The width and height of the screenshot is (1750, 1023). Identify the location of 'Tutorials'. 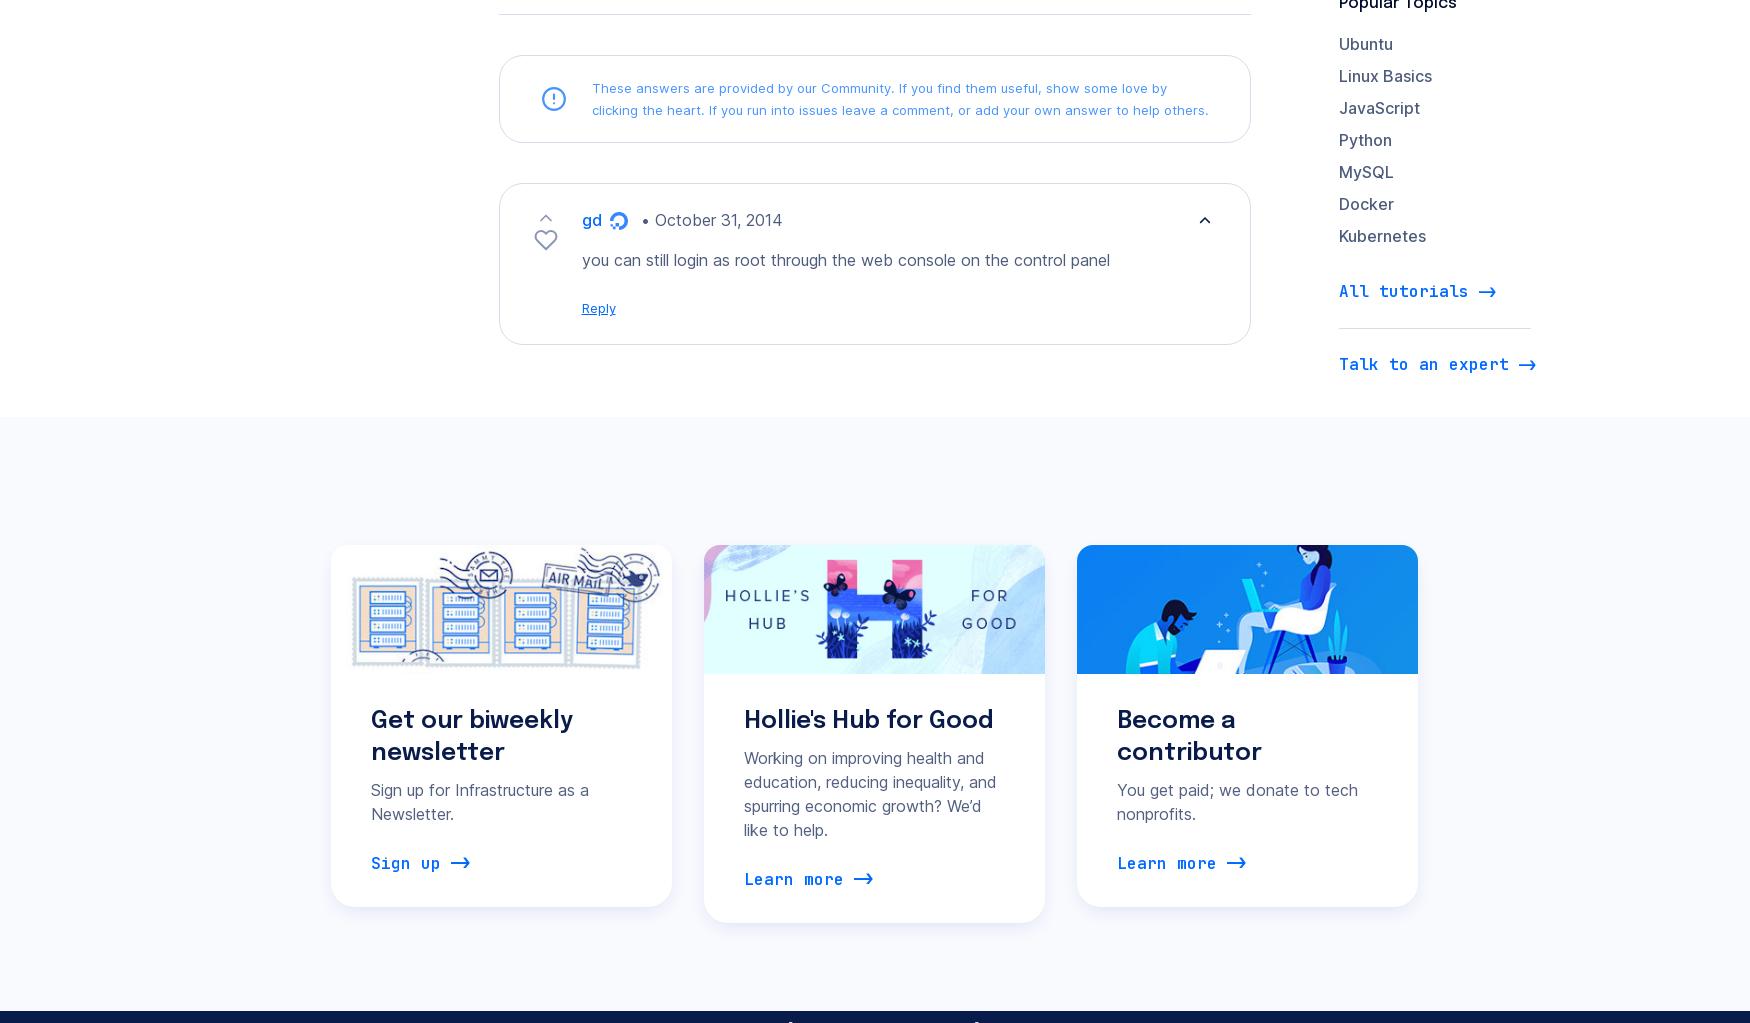
(806, 199).